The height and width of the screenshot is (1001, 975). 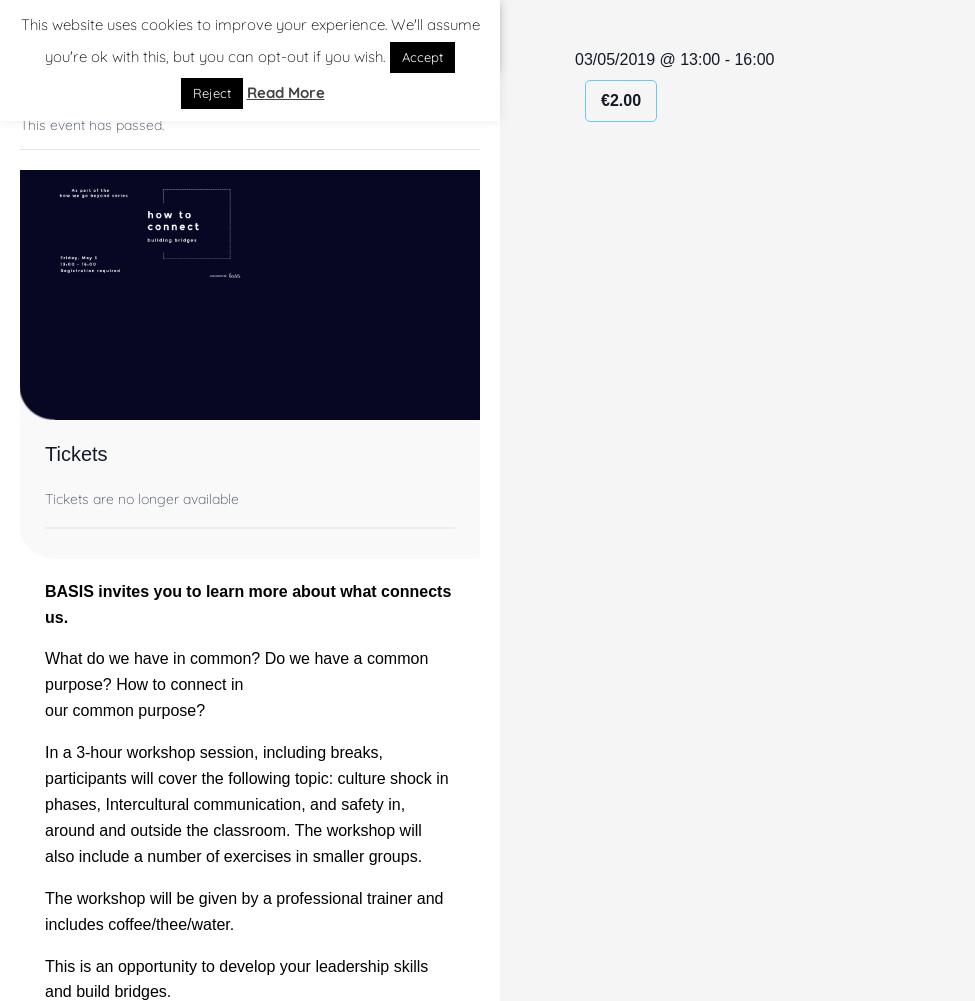 What do you see at coordinates (249, 40) in the screenshot?
I see `'This website uses cookies to improve your experience. We'll assume you're ok with this, but you can opt-out if you wish.'` at bounding box center [249, 40].